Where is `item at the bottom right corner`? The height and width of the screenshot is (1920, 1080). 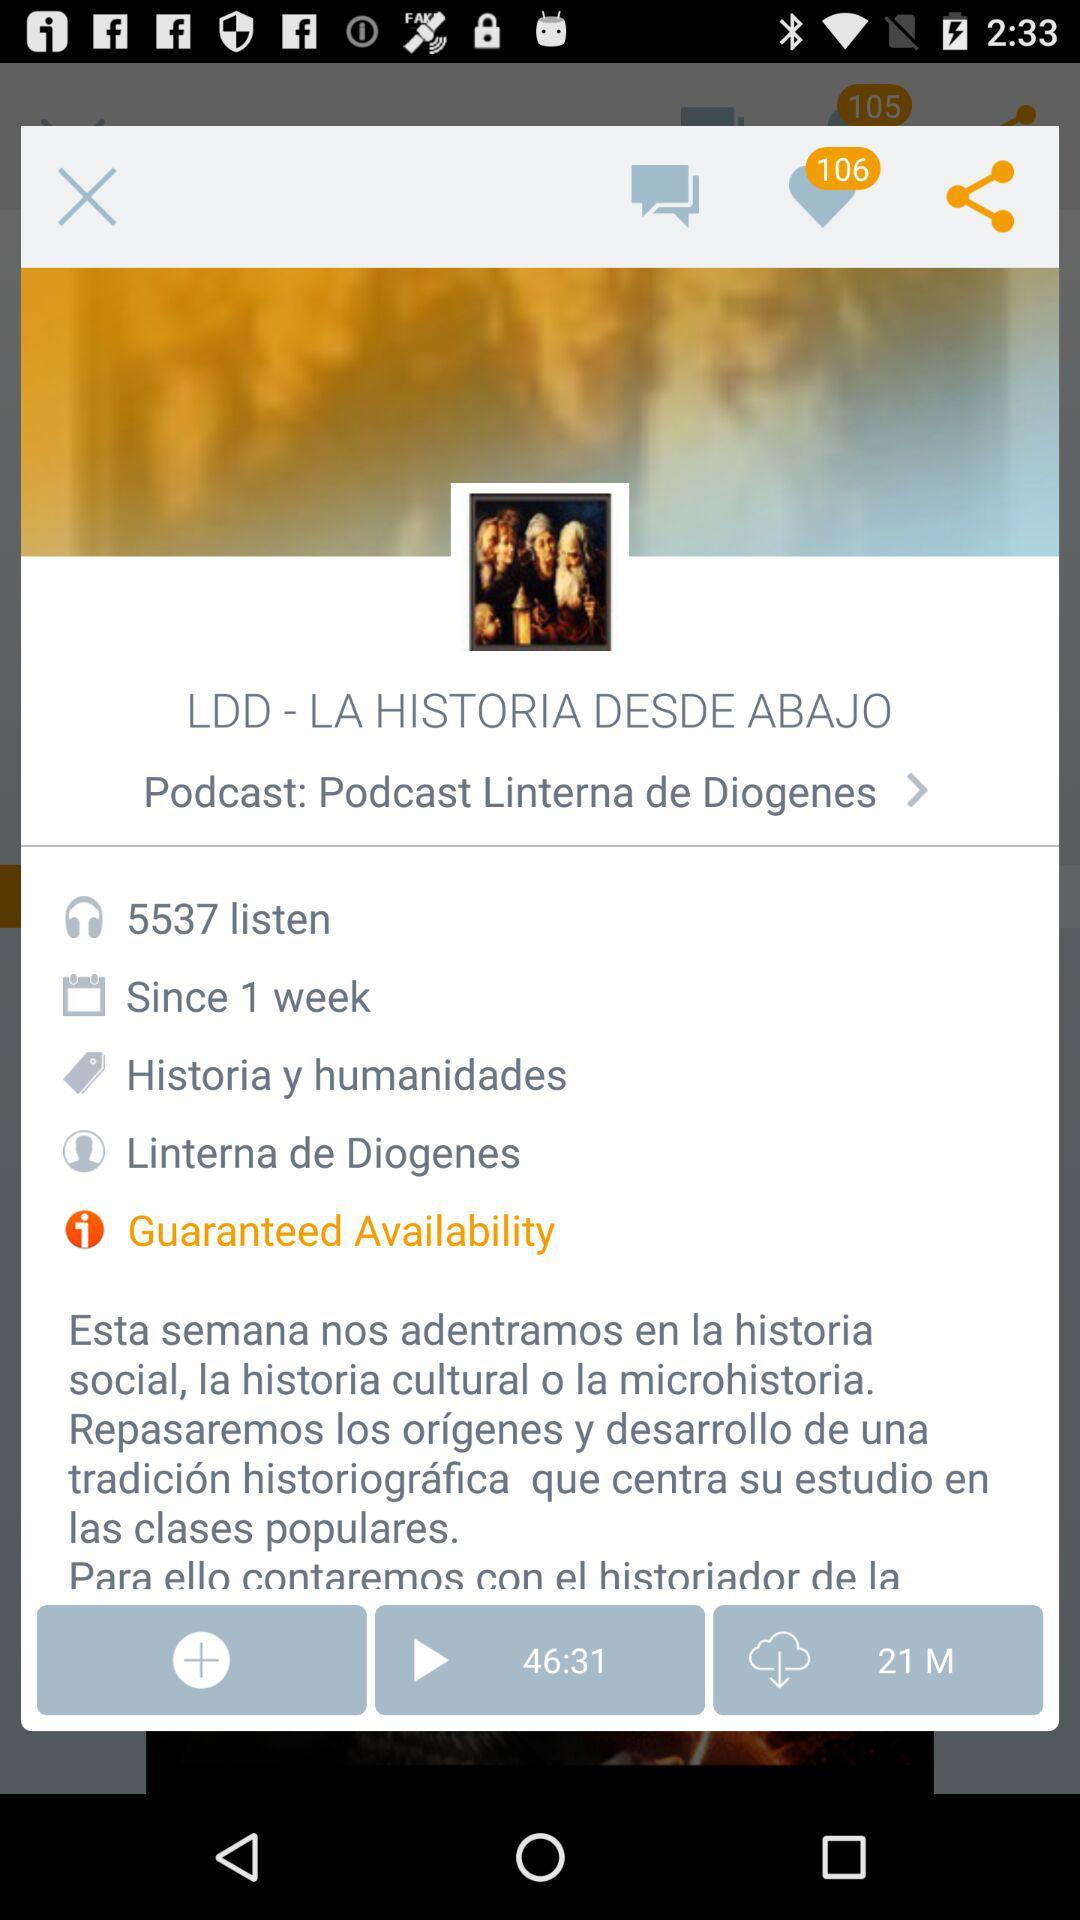 item at the bottom right corner is located at coordinates (877, 1660).